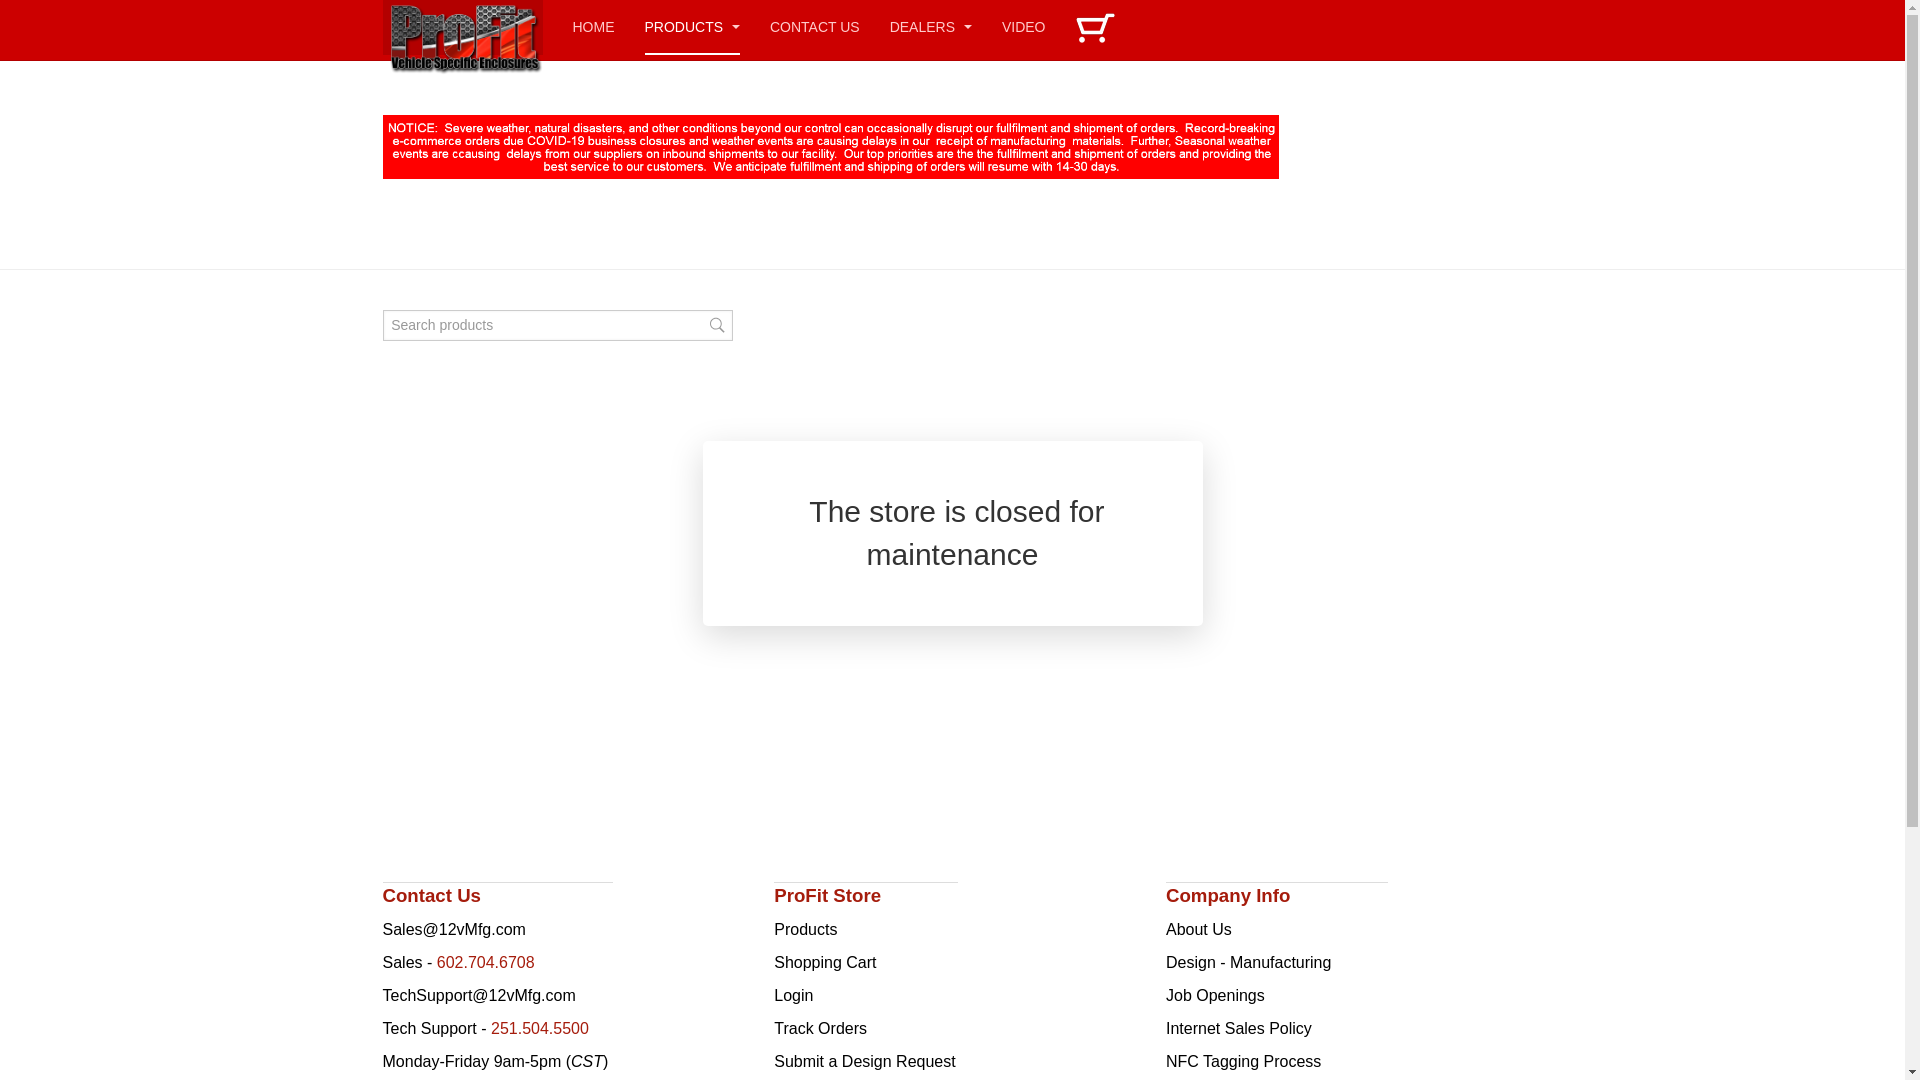 This screenshot has width=1920, height=1080. Describe the element at coordinates (477, 995) in the screenshot. I see `'TechSupport@12vMfg.com'` at that location.